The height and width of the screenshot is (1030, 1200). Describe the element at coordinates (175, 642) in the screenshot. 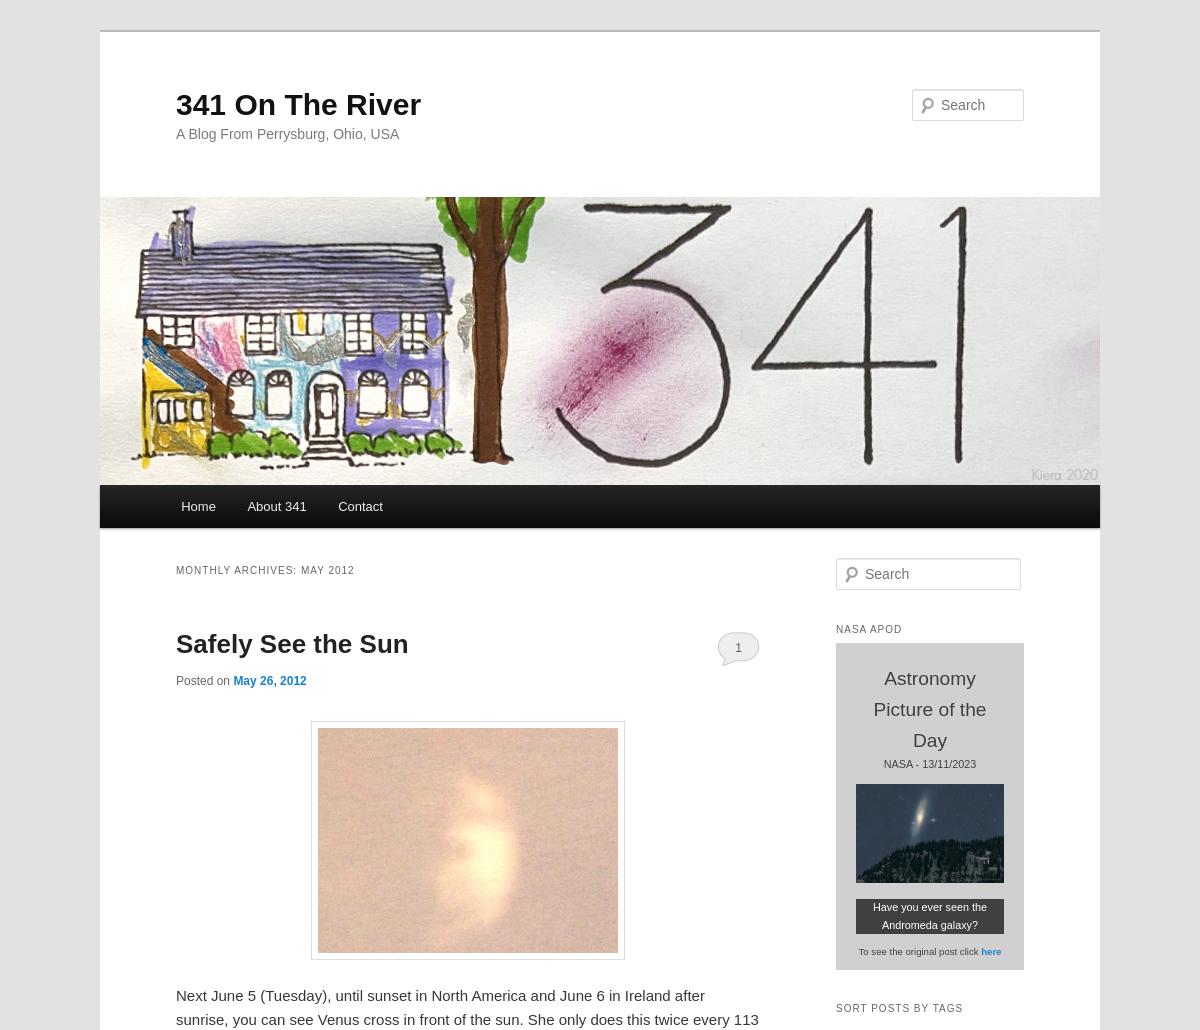

I see `'Safely See the Sun'` at that location.